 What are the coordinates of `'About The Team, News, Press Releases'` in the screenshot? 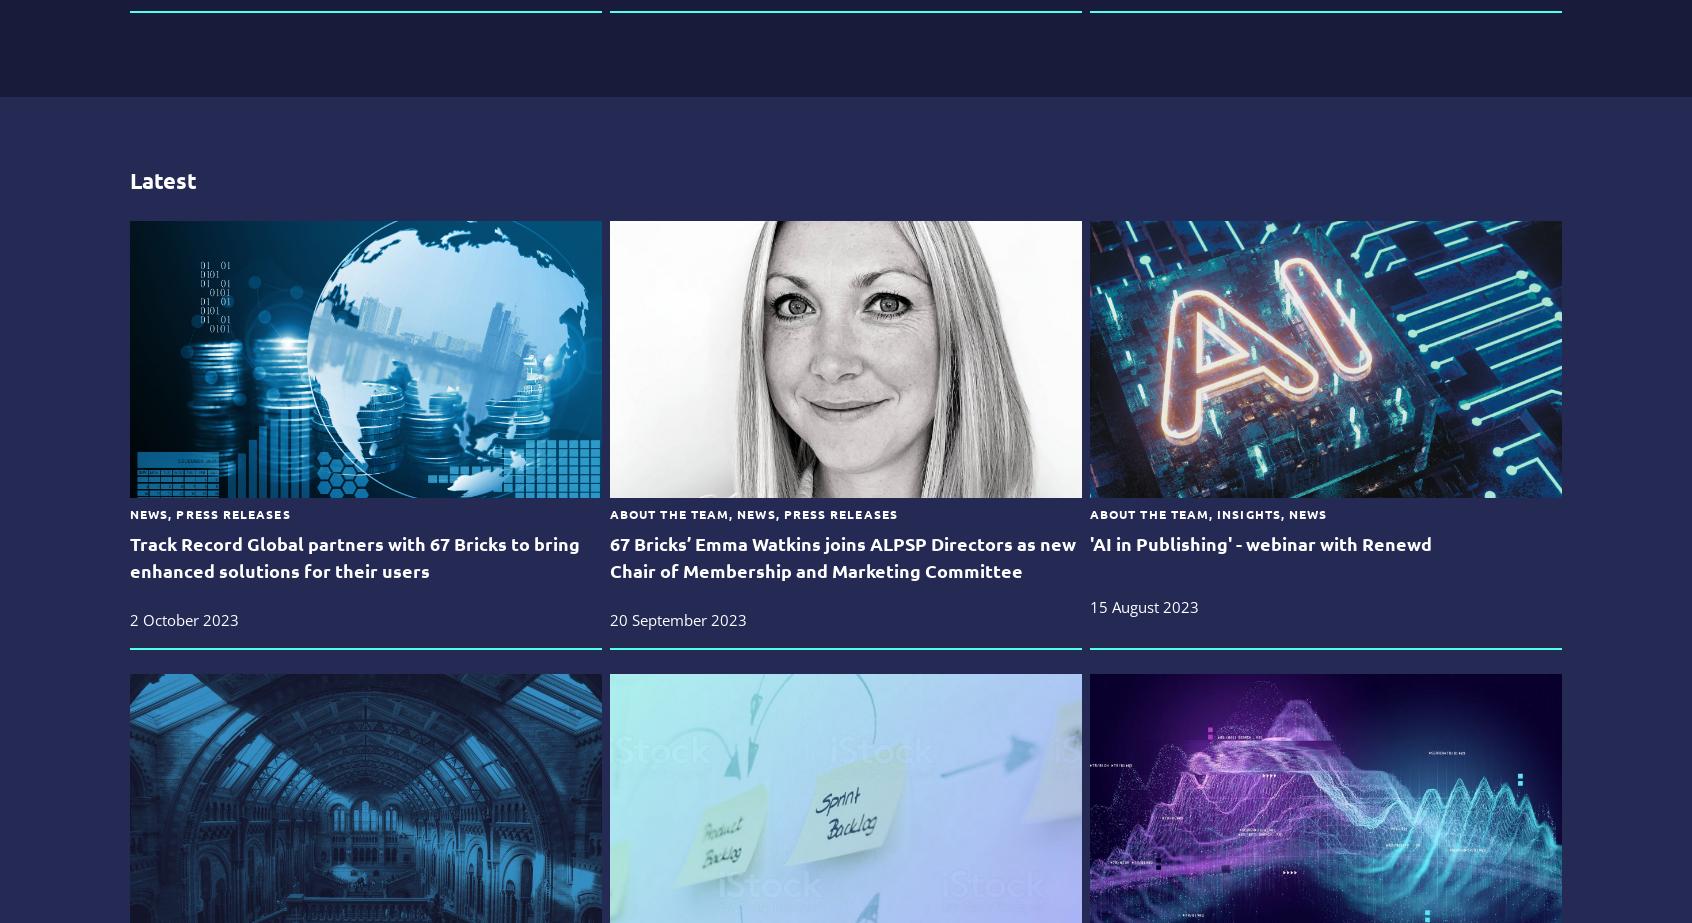 It's located at (751, 513).